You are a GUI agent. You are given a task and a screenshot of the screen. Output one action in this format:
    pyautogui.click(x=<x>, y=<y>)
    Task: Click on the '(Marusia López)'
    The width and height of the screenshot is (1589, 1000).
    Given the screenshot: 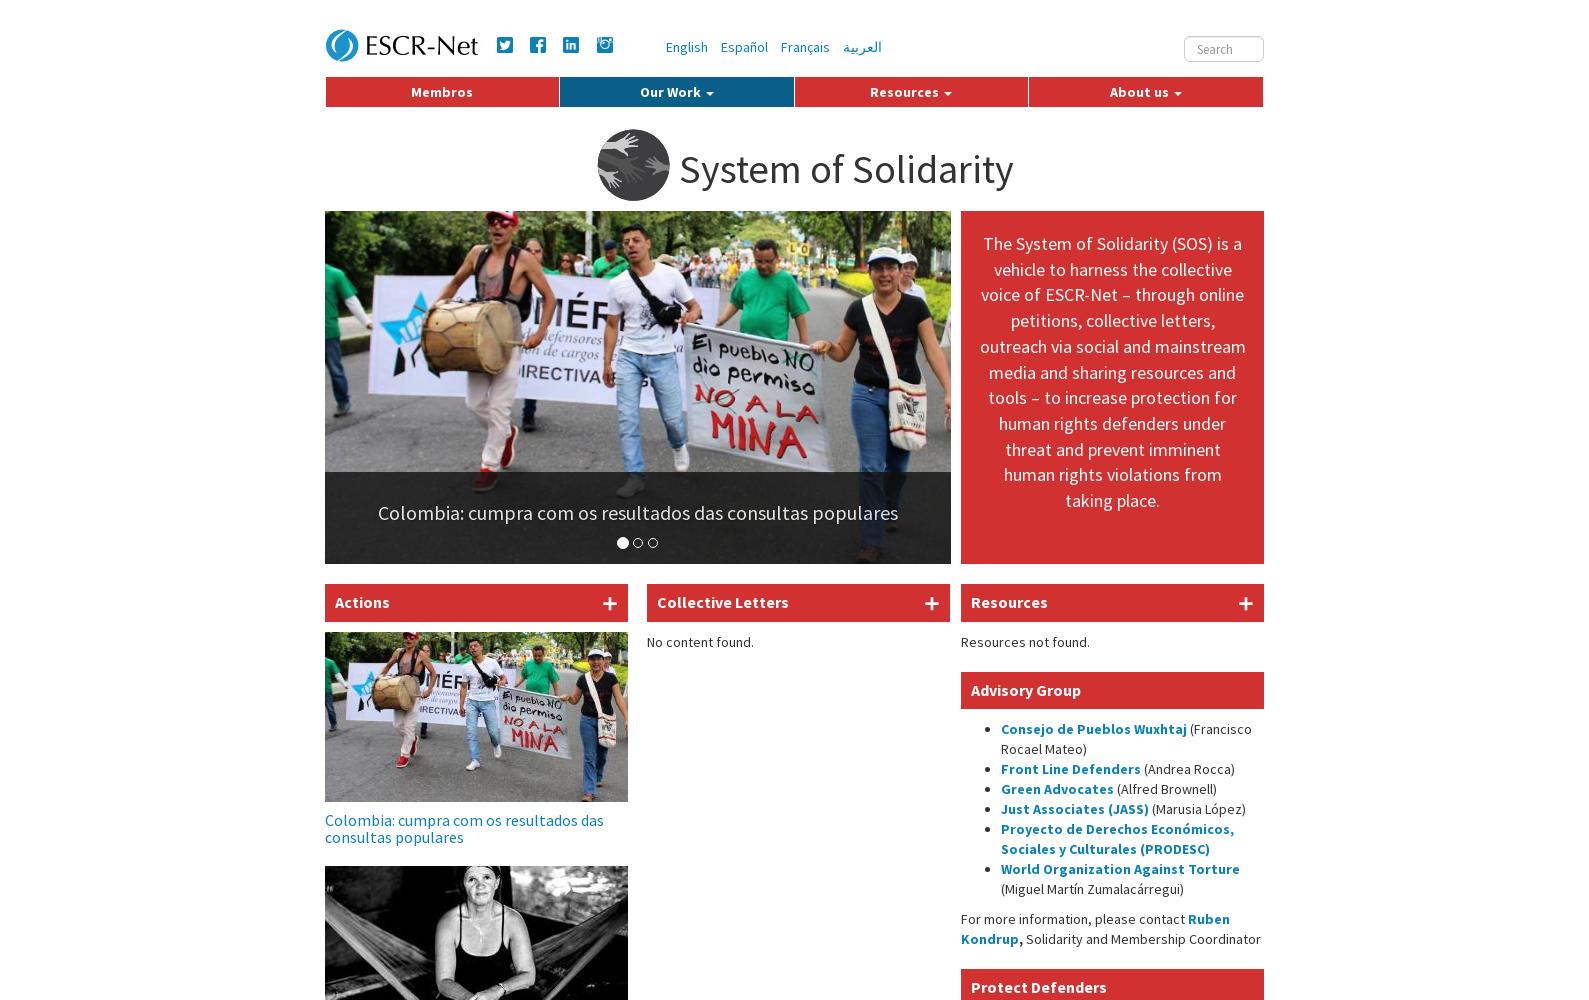 What is the action you would take?
    pyautogui.click(x=1152, y=809)
    